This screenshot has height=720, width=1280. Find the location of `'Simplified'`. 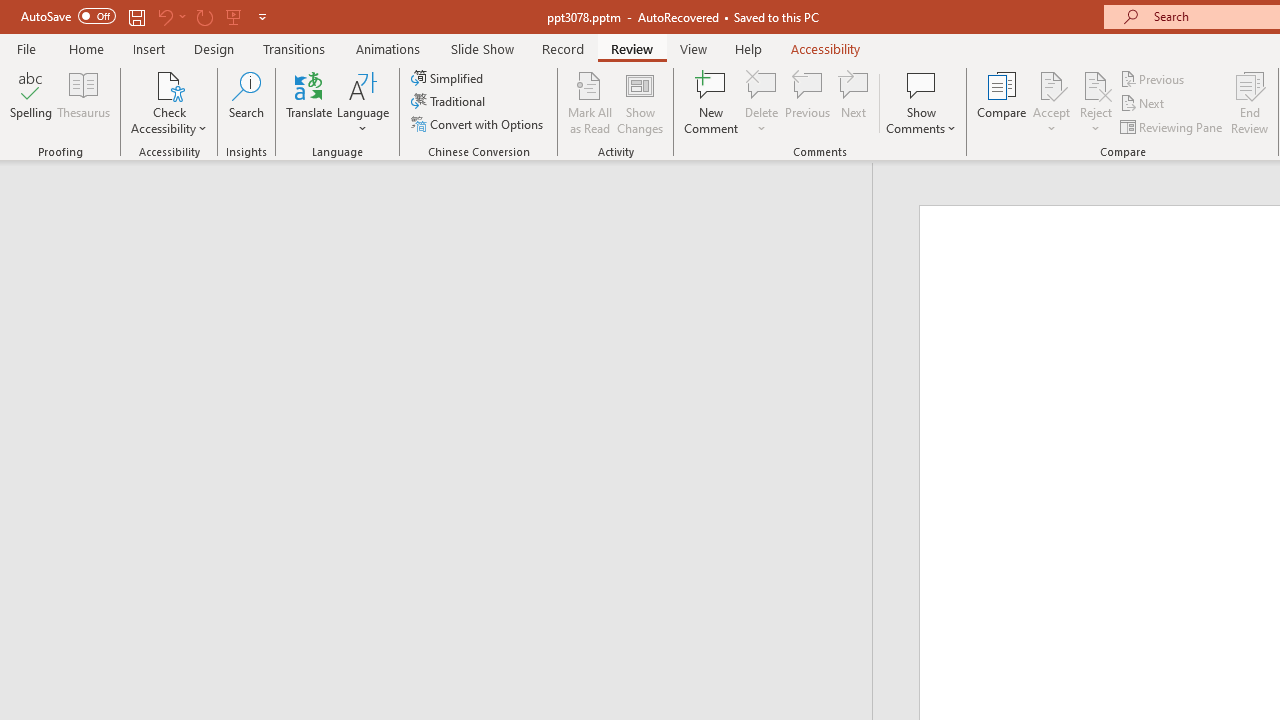

'Simplified' is located at coordinates (448, 77).